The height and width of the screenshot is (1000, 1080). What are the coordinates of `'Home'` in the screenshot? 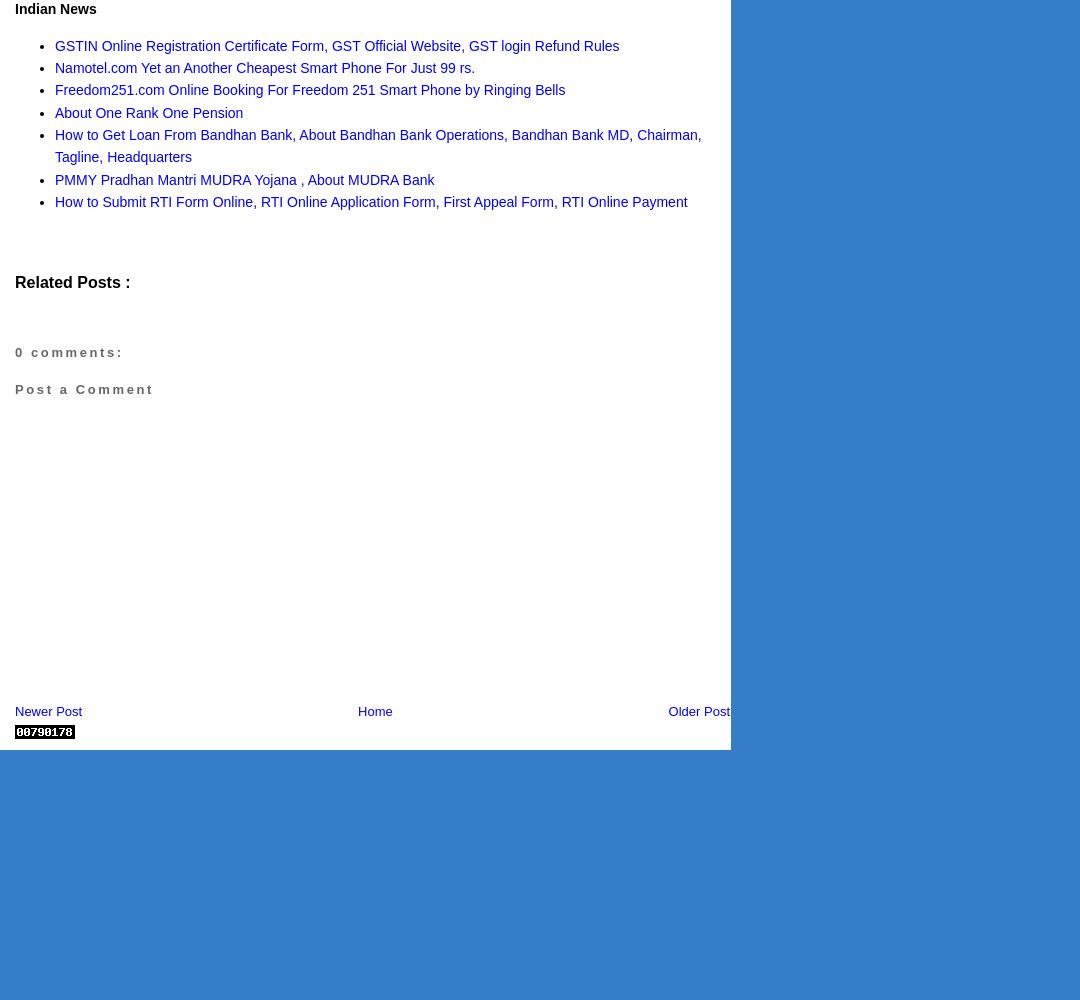 It's located at (374, 709).